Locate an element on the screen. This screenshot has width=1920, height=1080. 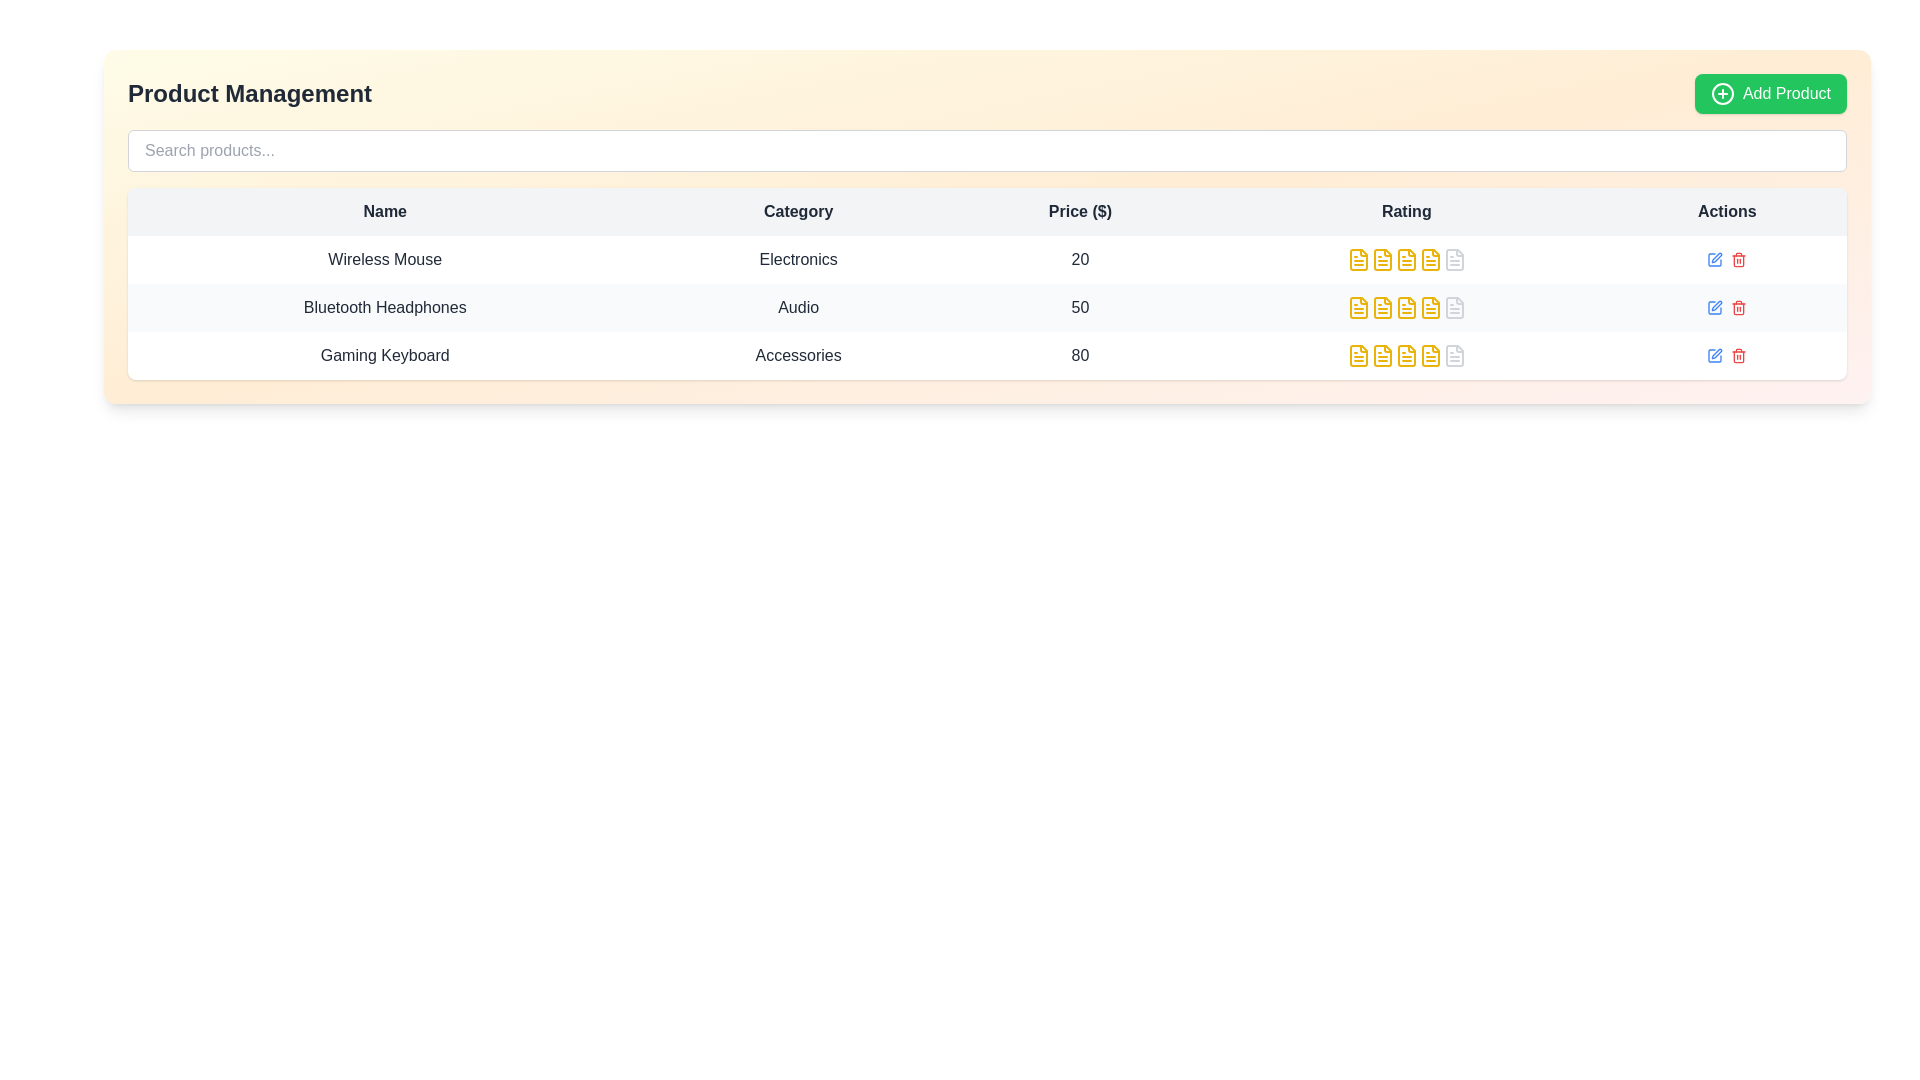
the third rating icon in the second row under the 'Rating' column is located at coordinates (1381, 258).